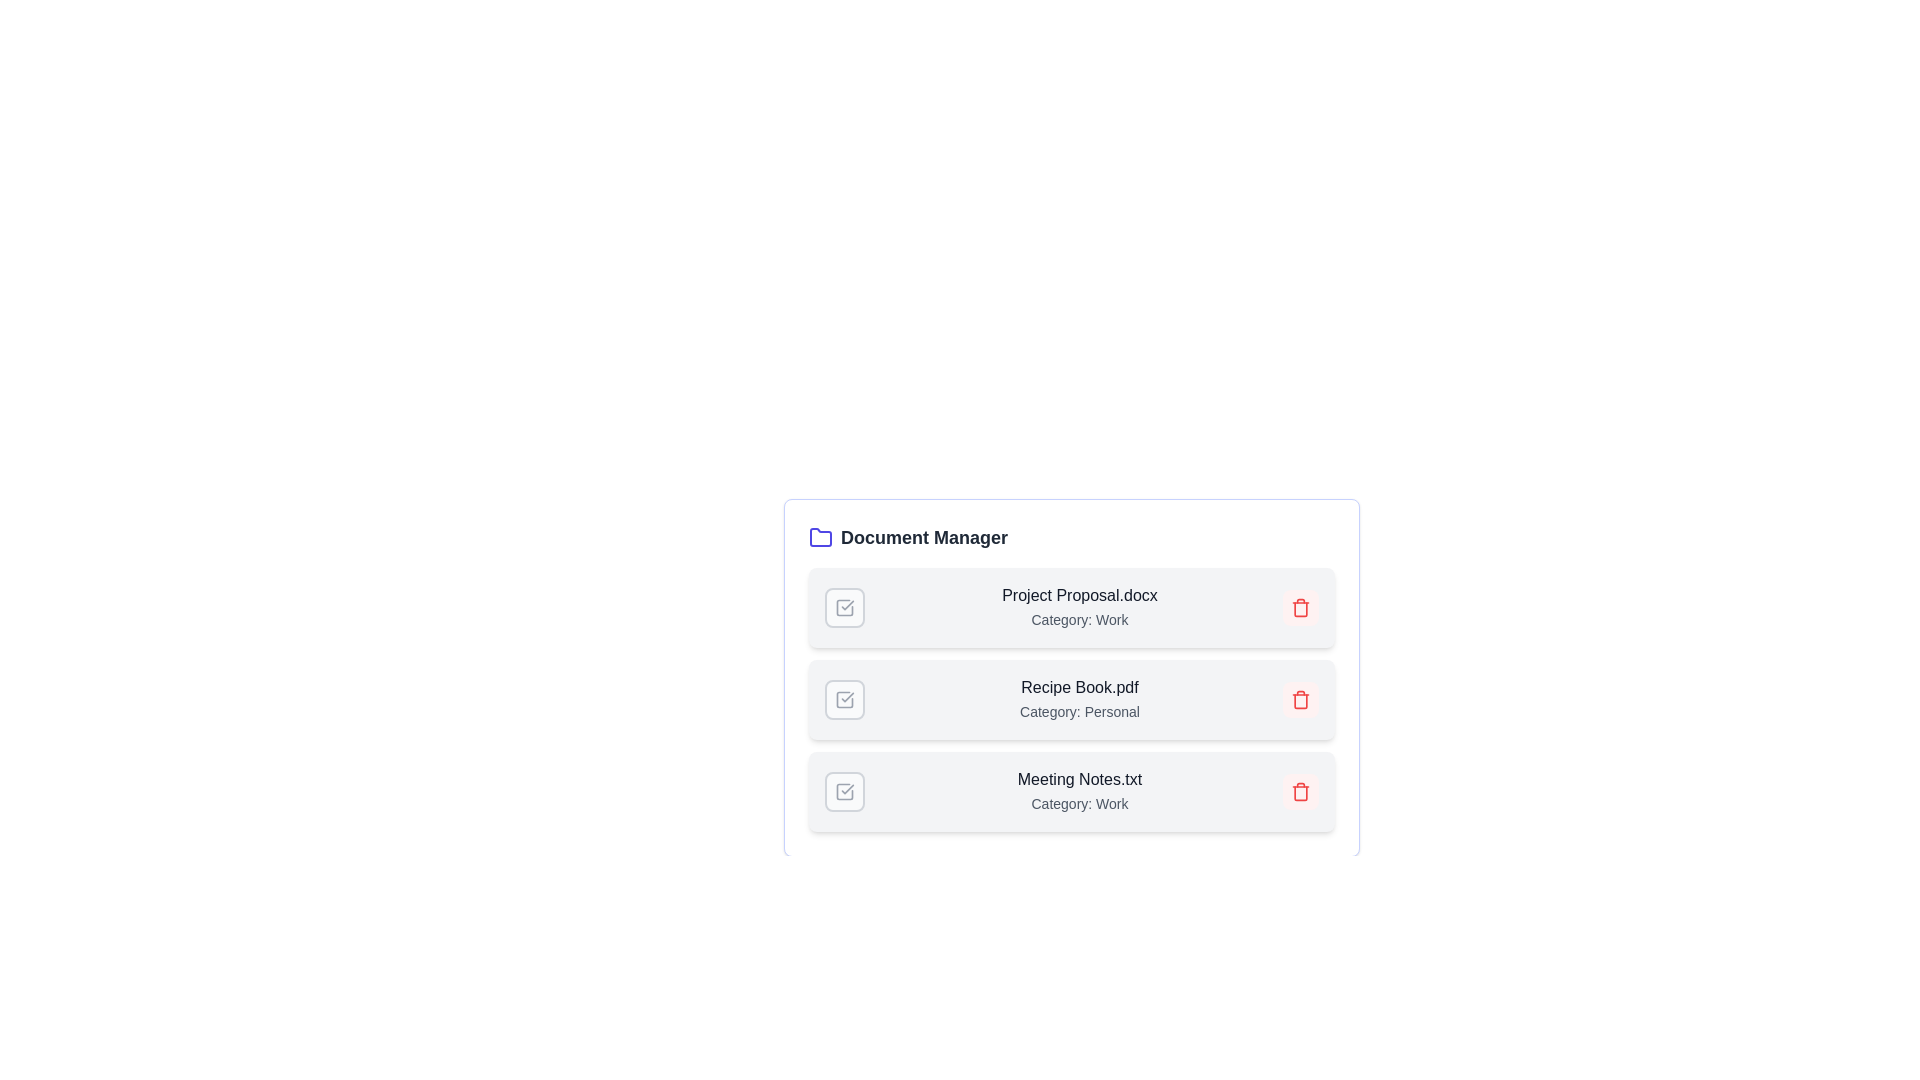 The width and height of the screenshot is (1920, 1080). I want to click on the selectable document item titled 'Meeting Notes.txt', so click(1070, 790).